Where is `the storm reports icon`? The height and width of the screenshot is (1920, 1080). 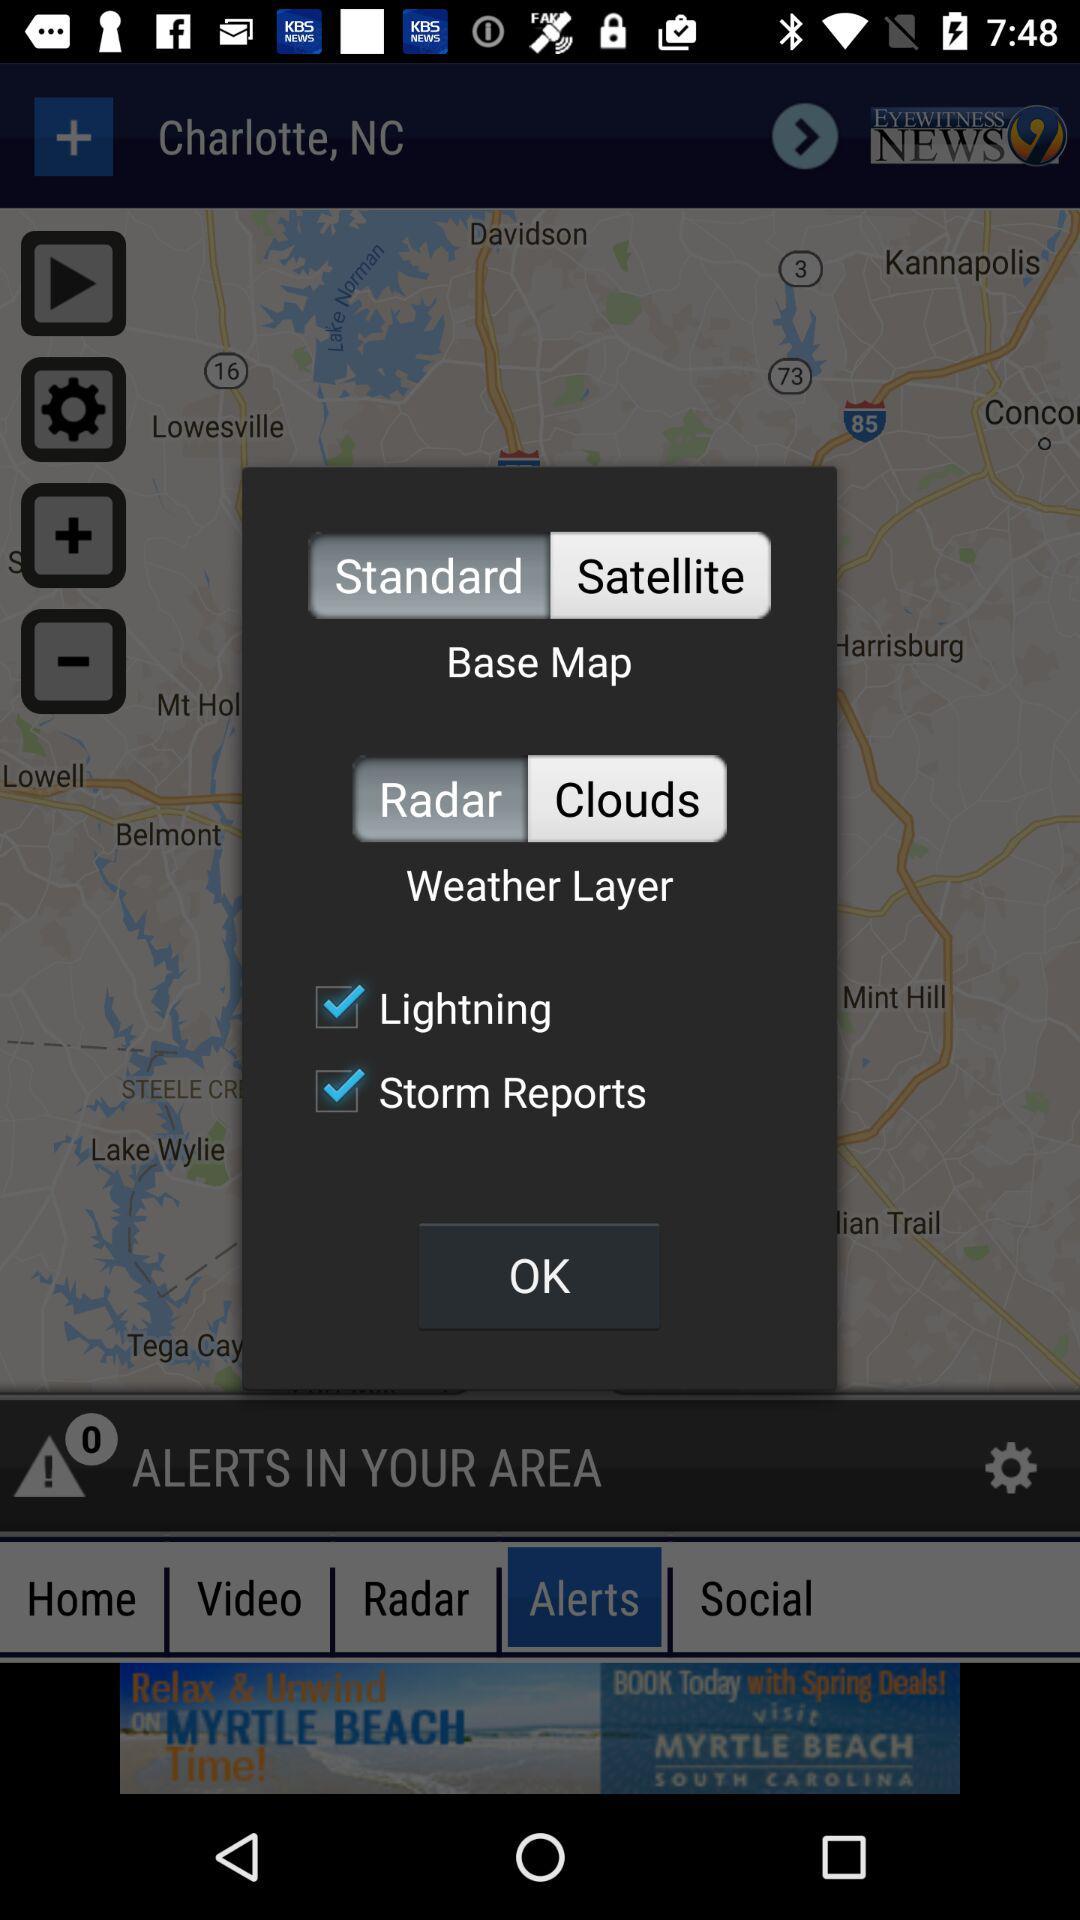 the storm reports icon is located at coordinates (470, 1090).